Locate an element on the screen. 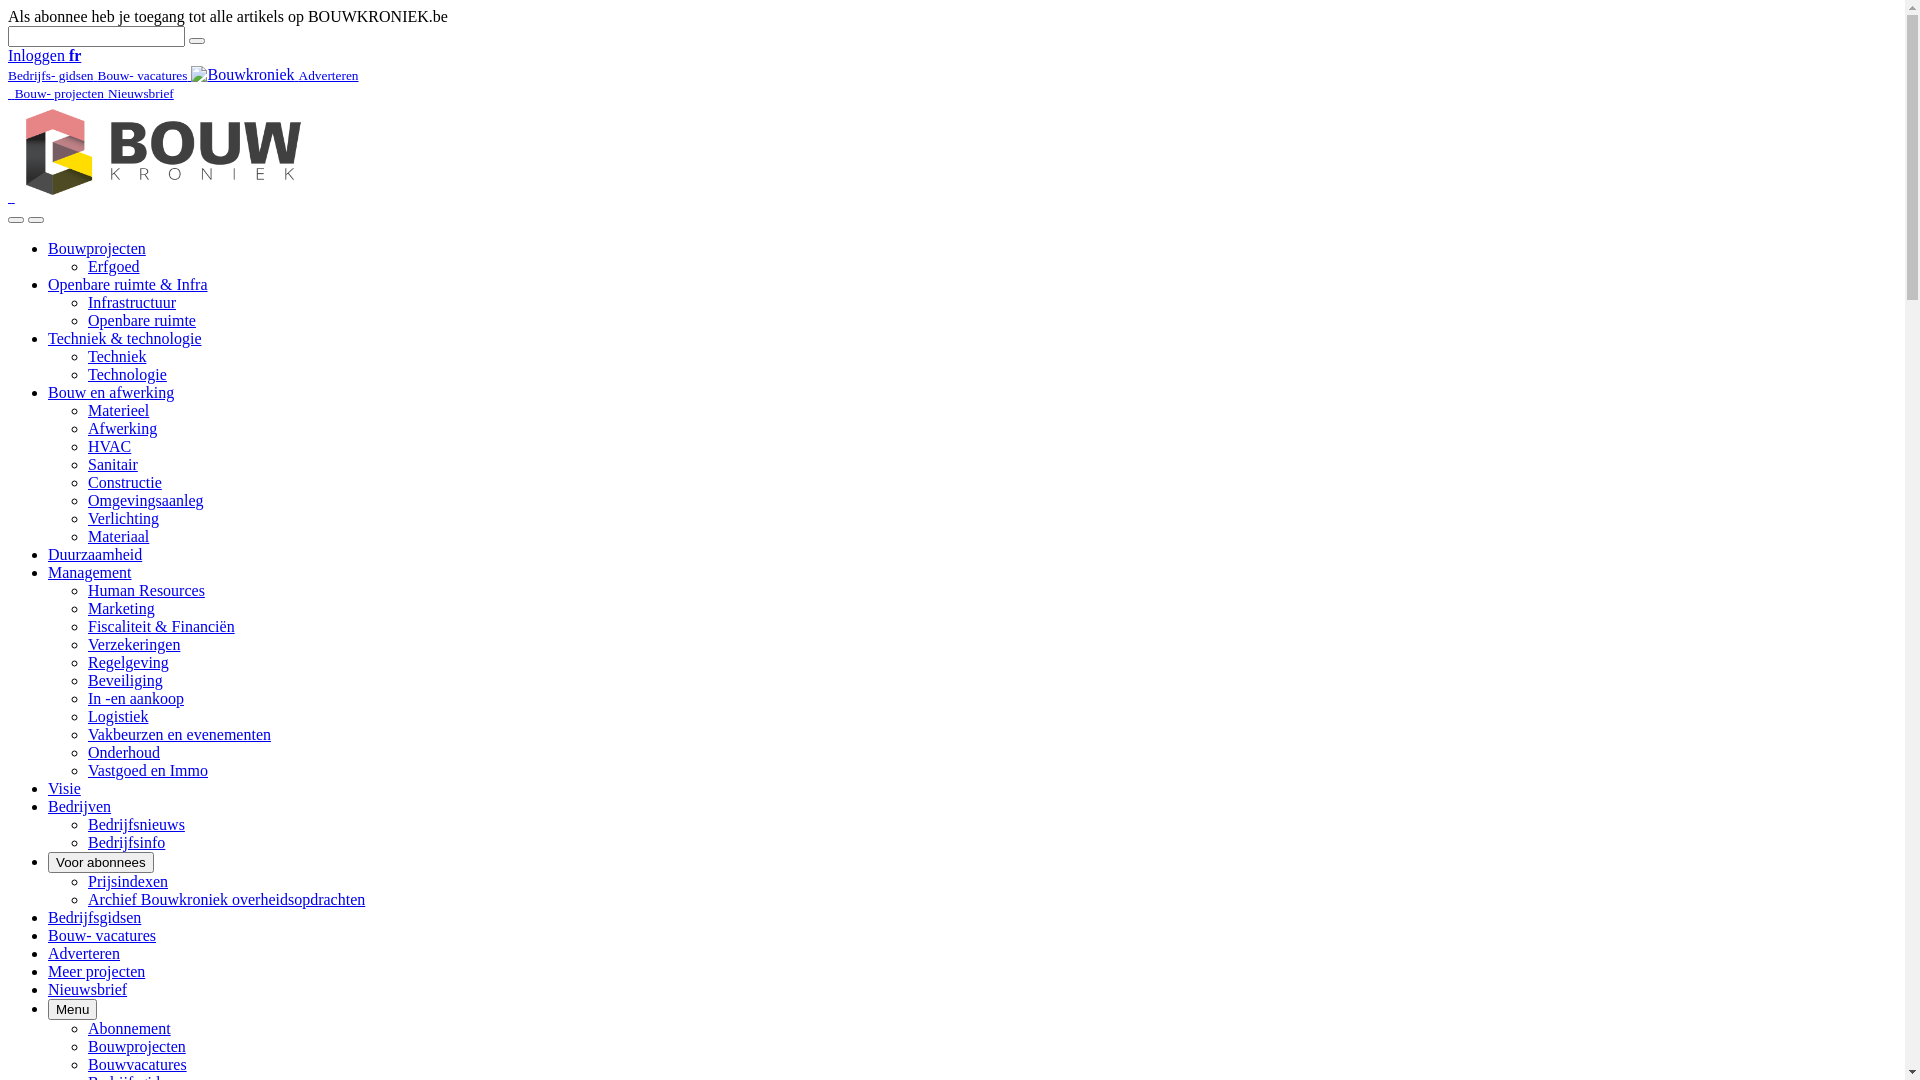 Image resolution: width=1920 pixels, height=1080 pixels. 'Meer projecten' is located at coordinates (48, 970).